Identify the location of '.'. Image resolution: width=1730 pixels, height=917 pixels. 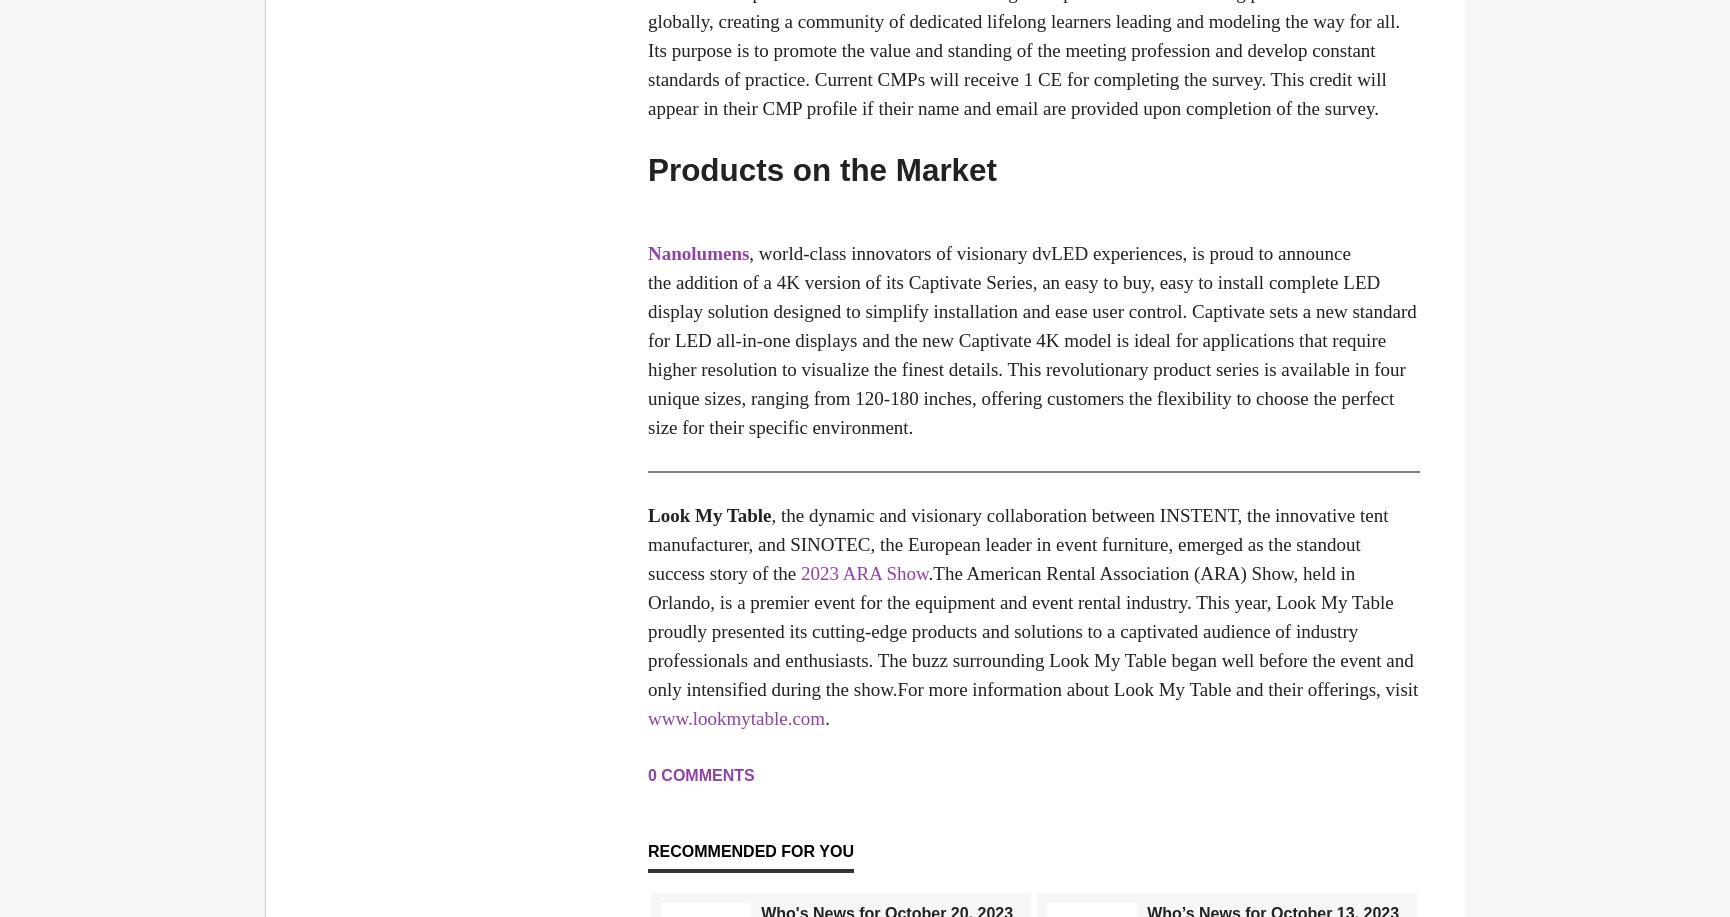
(825, 718).